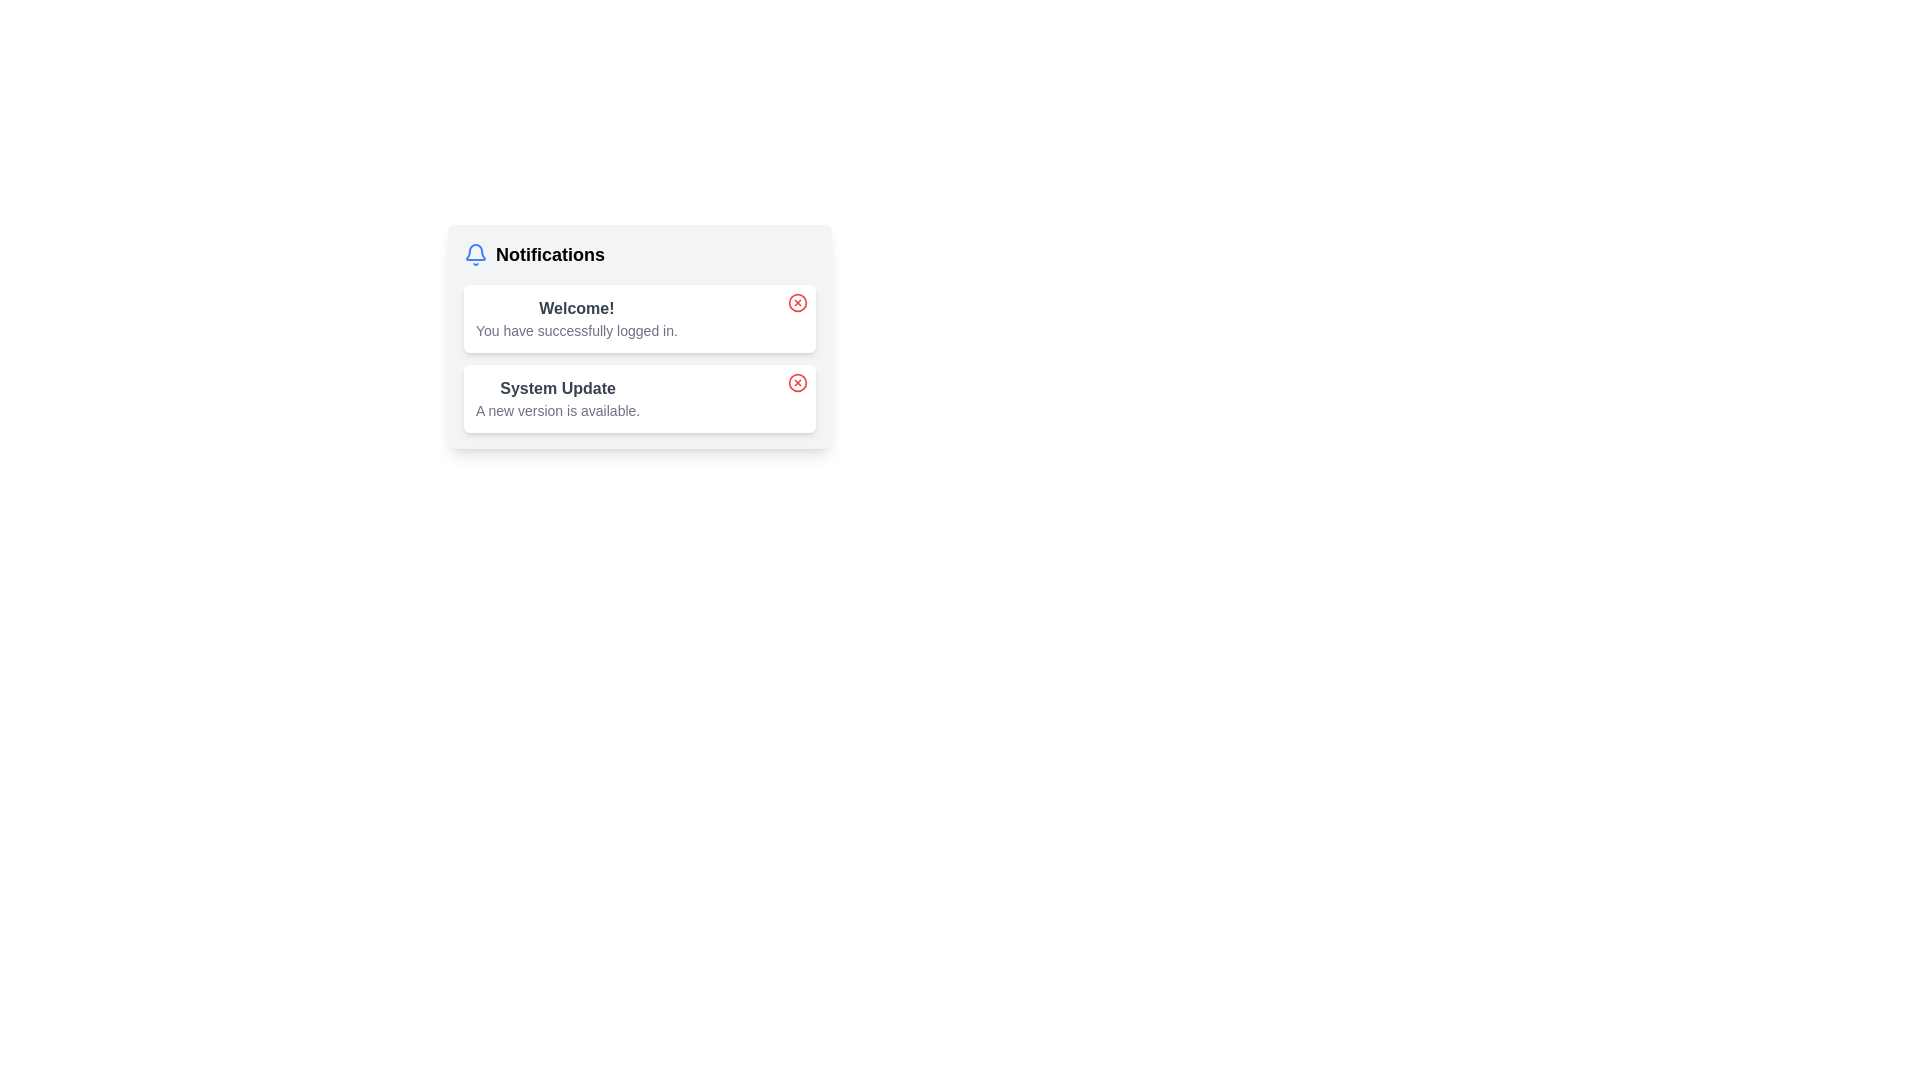  Describe the element at coordinates (796, 382) in the screenshot. I see `the close button located at the top-right corner of the 'System Update' notification card` at that location.